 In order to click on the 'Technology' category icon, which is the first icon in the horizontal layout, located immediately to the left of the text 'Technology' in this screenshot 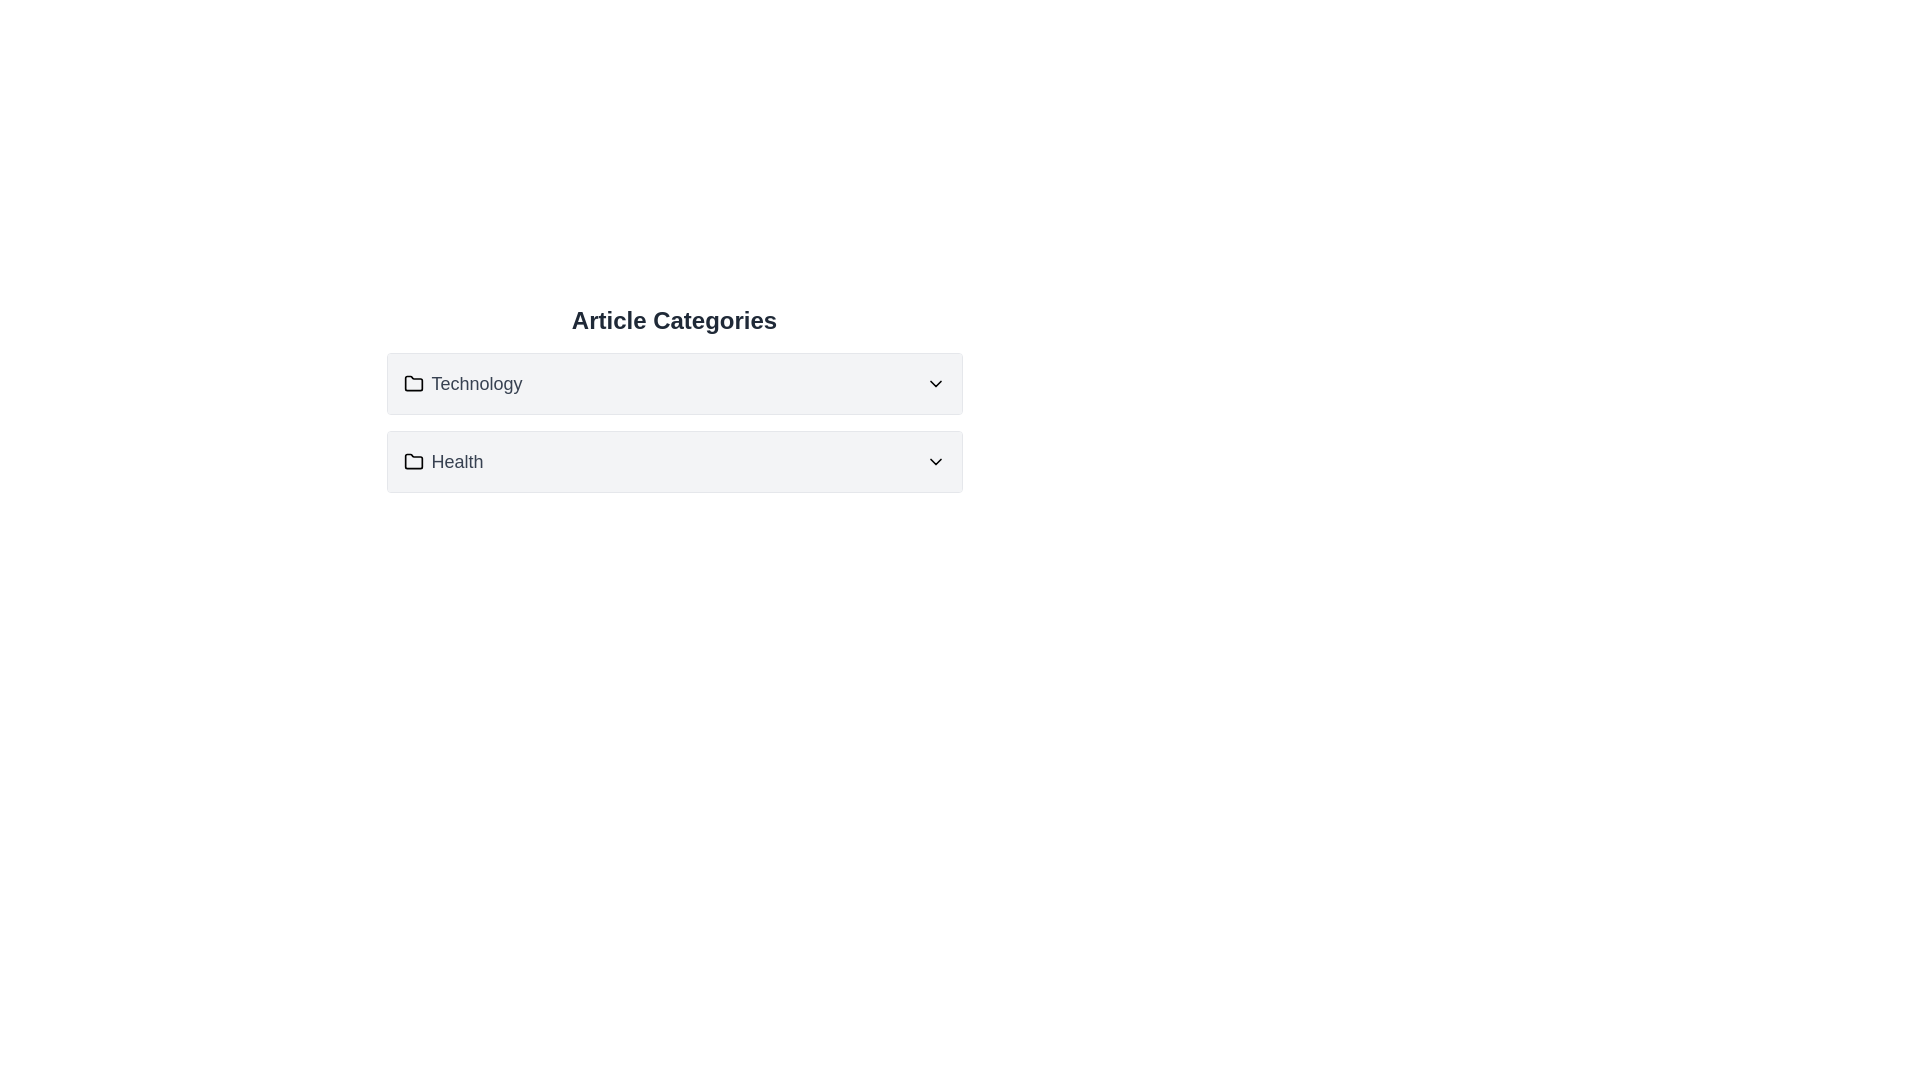, I will do `click(412, 384)`.